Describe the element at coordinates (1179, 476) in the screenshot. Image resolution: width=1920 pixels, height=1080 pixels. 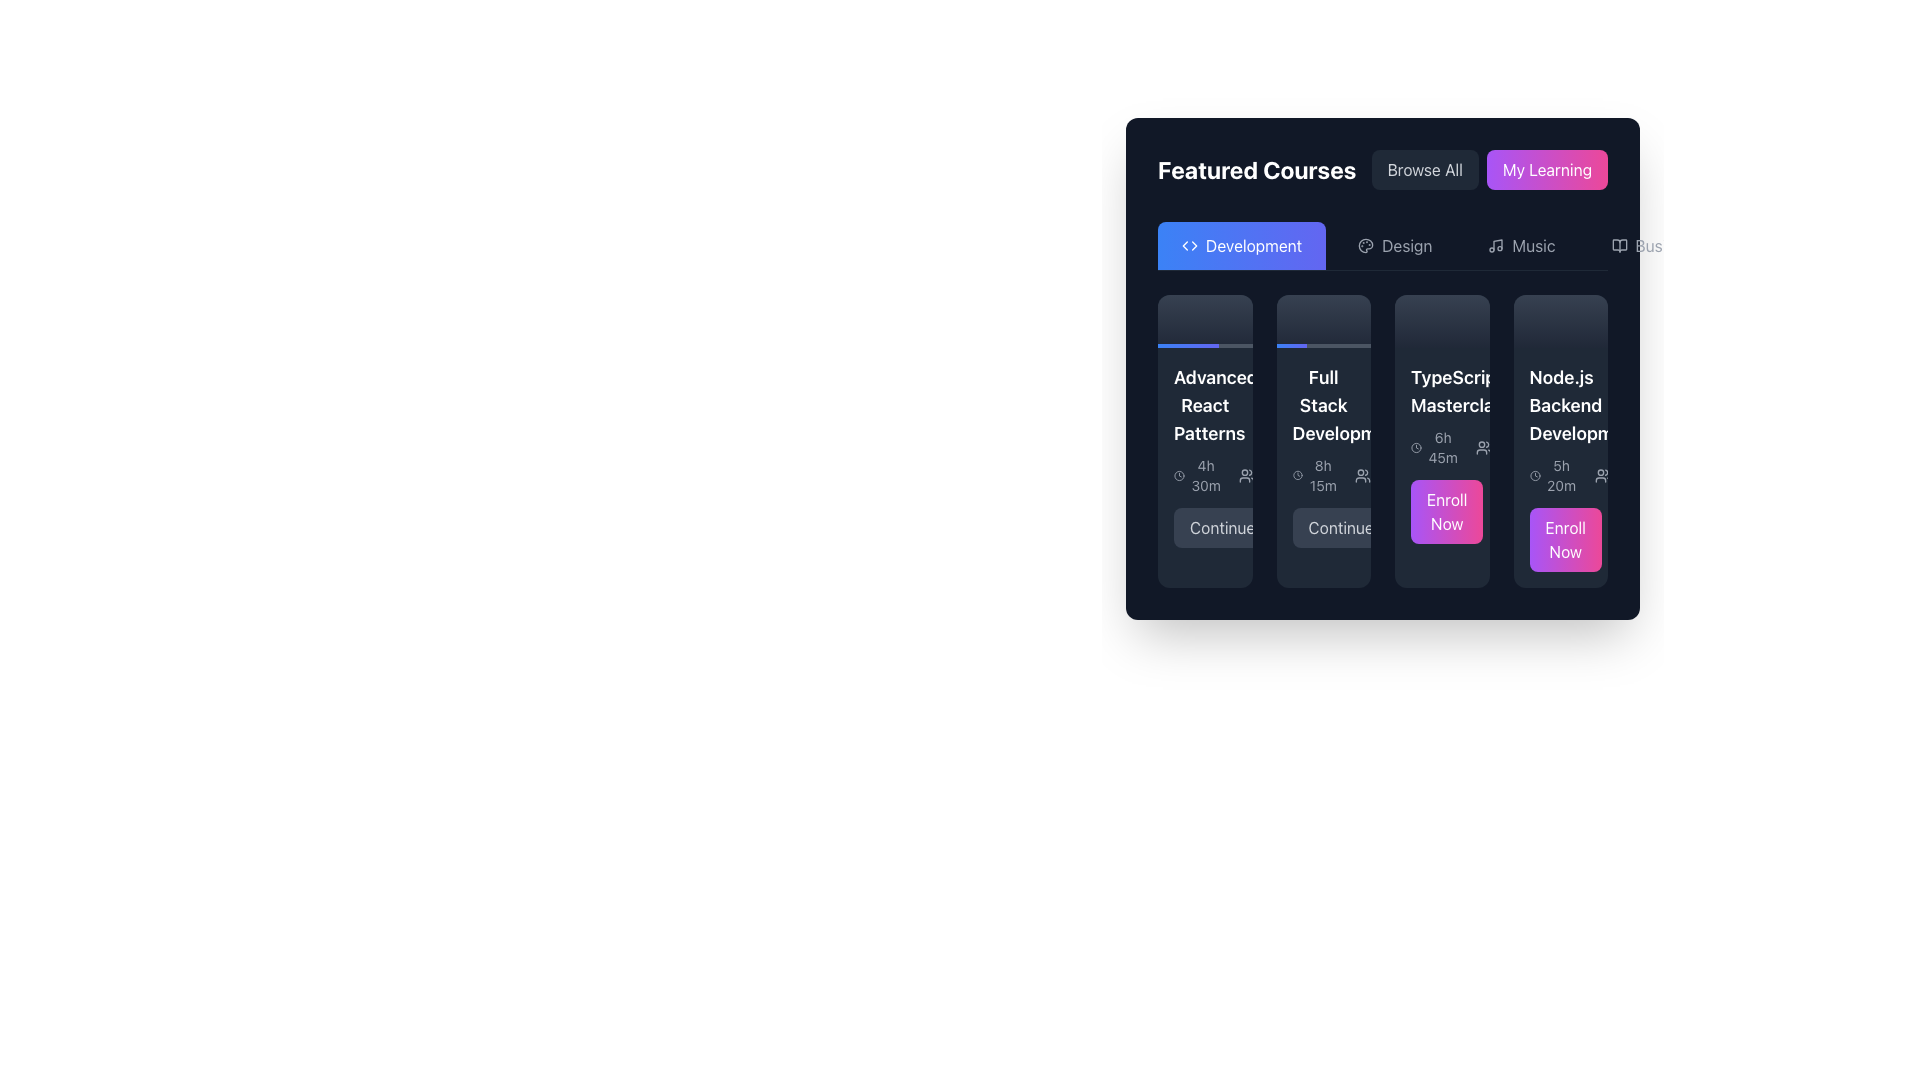
I see `the clock icon, which is a stylized SVG symbol with a circular outline and two hands, located in the top-left corner of the first card labeled 'Featured Courses'` at that location.